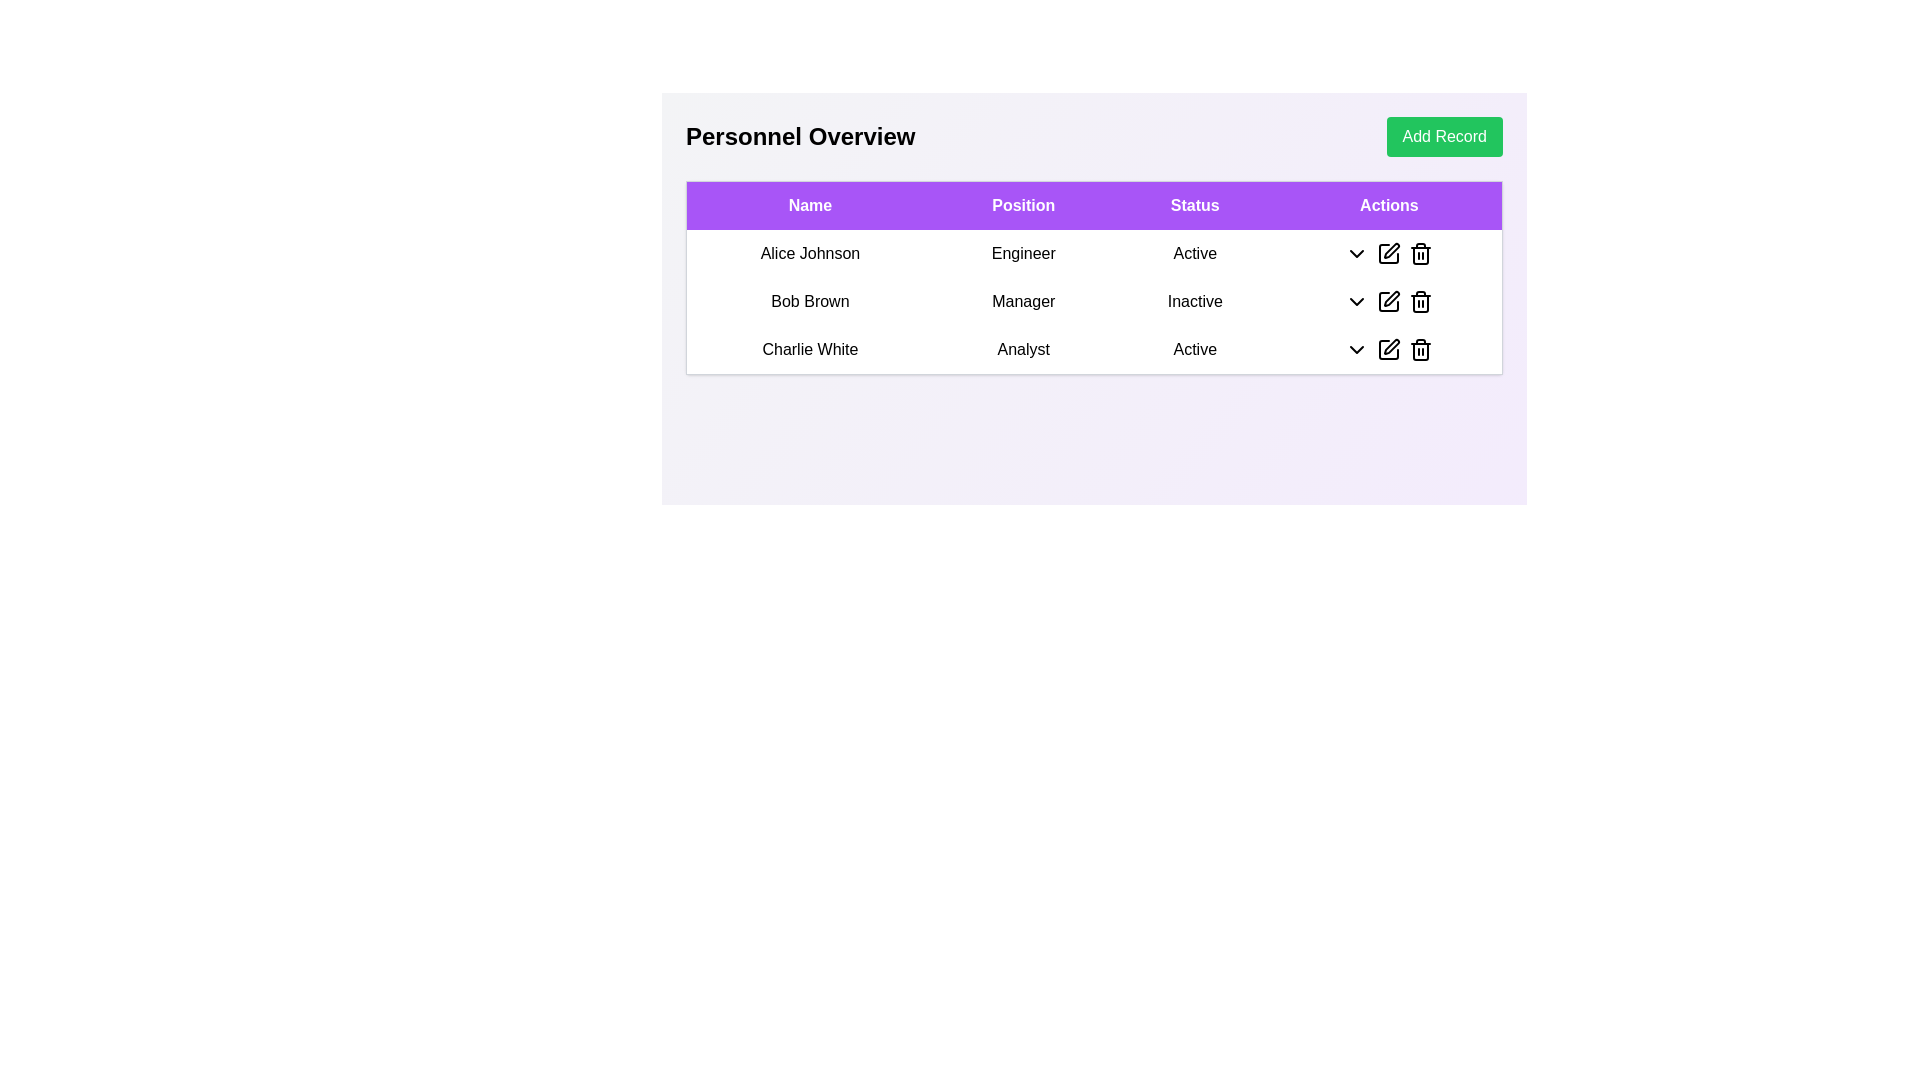 This screenshot has width=1920, height=1080. I want to click on the 'edit' button in the 'Actions' column of the first row of the table, which is the second interactive icon following a downward arrow icon, so click(1388, 253).